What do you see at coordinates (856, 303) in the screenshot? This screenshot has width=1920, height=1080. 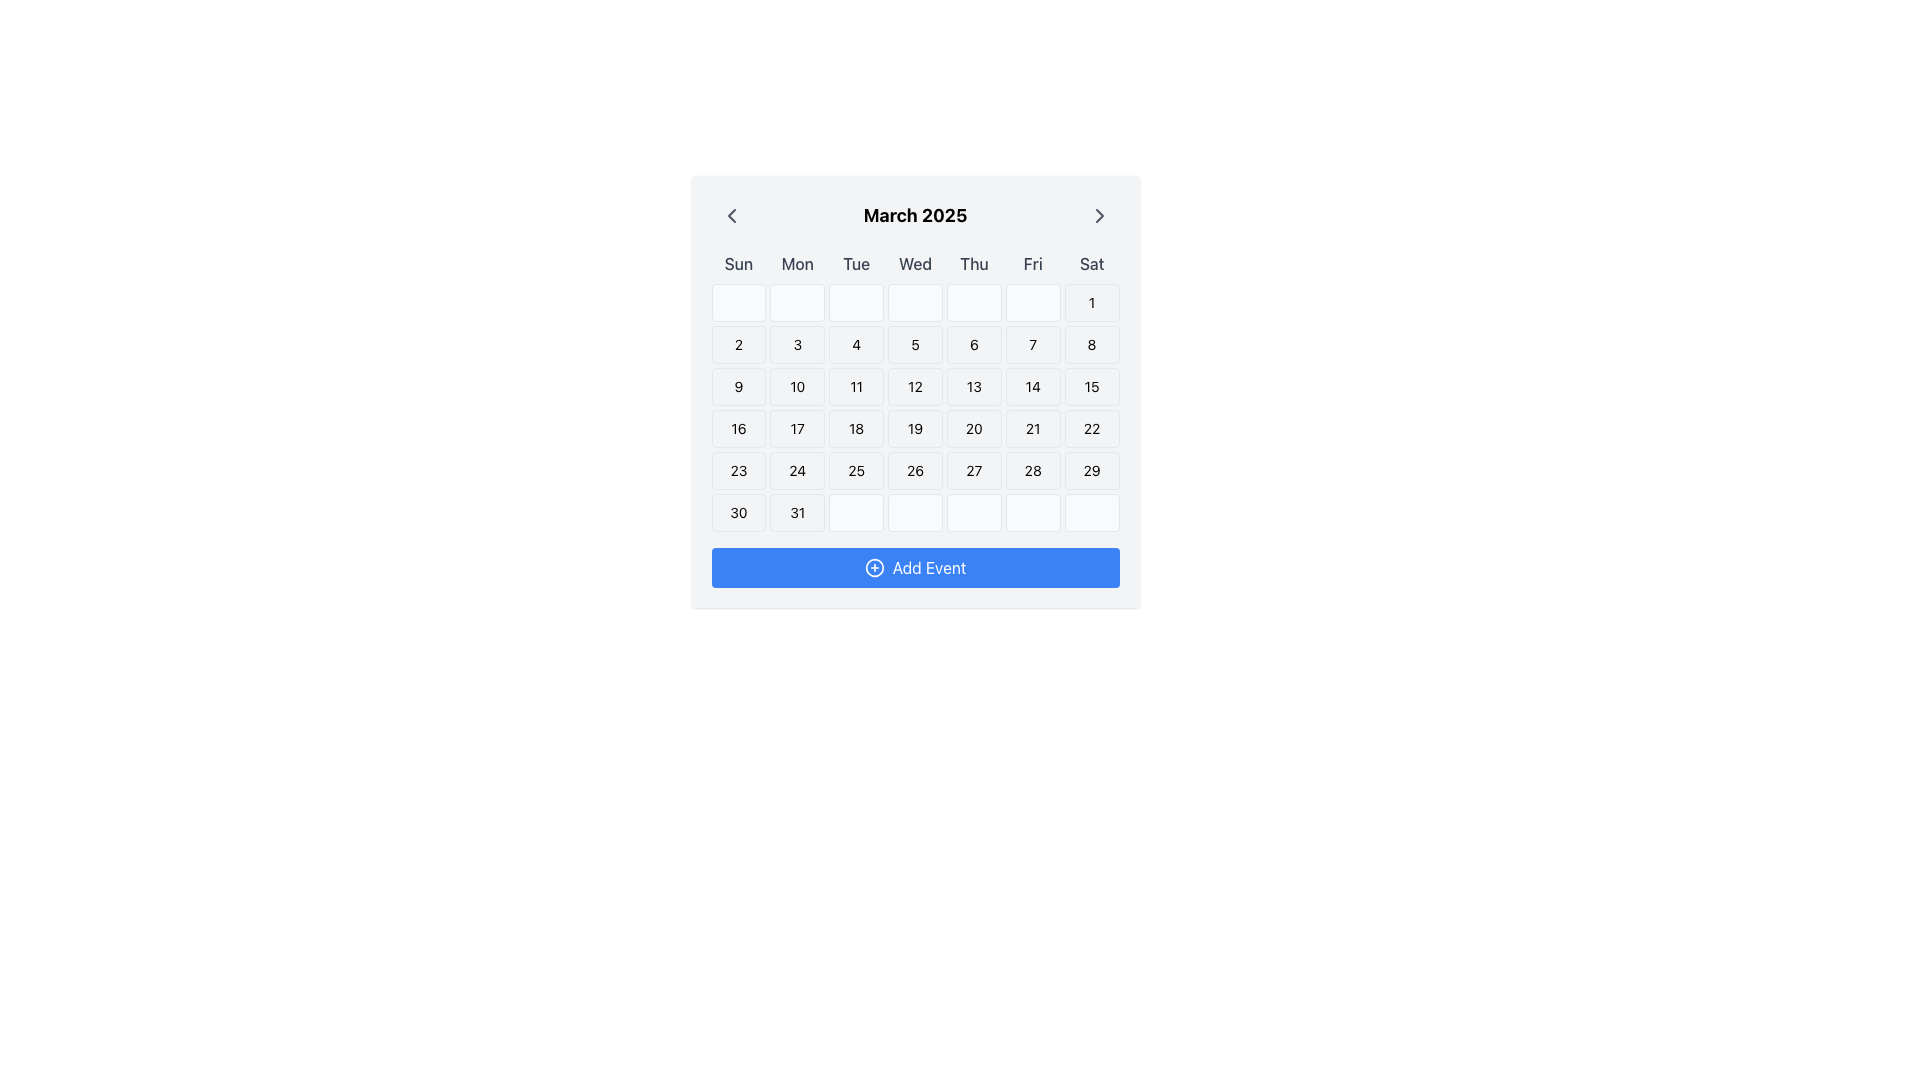 I see `the Placeholder Element located in the topmost row of the third cell under the 'Tue' column in the calendar interface` at bounding box center [856, 303].